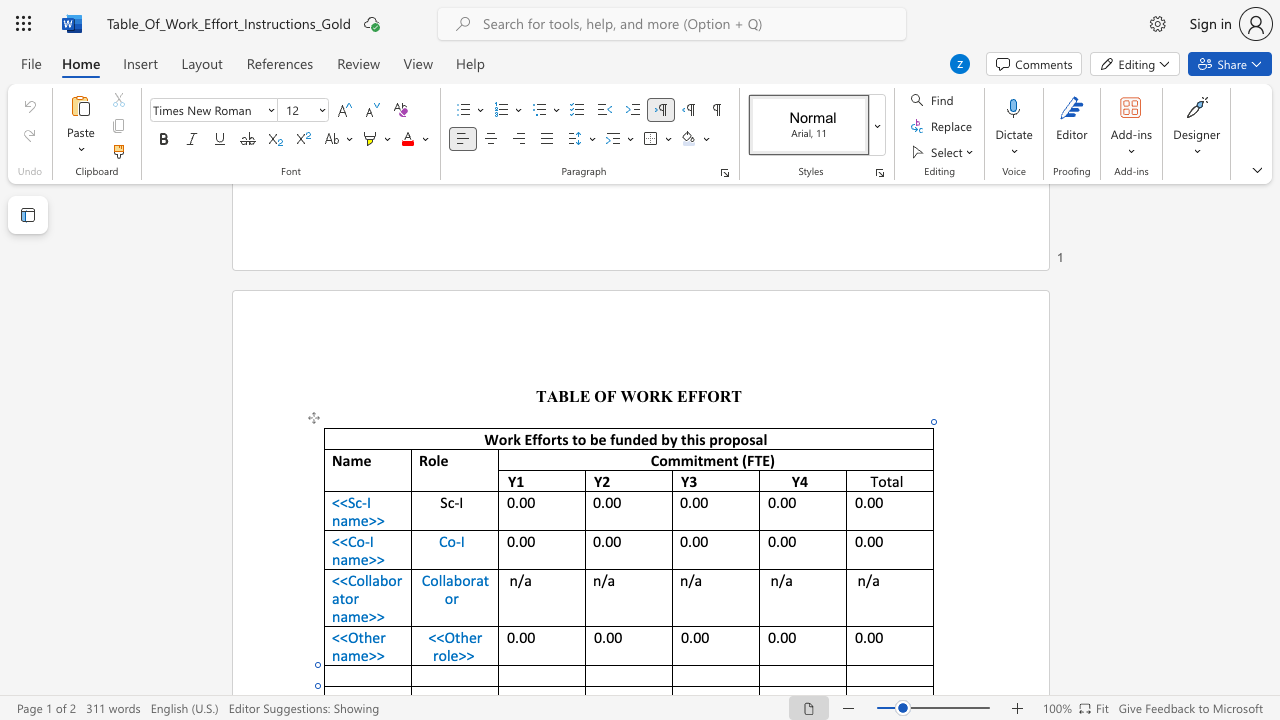 The height and width of the screenshot is (720, 1280). I want to click on the 4th character "o" in the text, so click(726, 438).